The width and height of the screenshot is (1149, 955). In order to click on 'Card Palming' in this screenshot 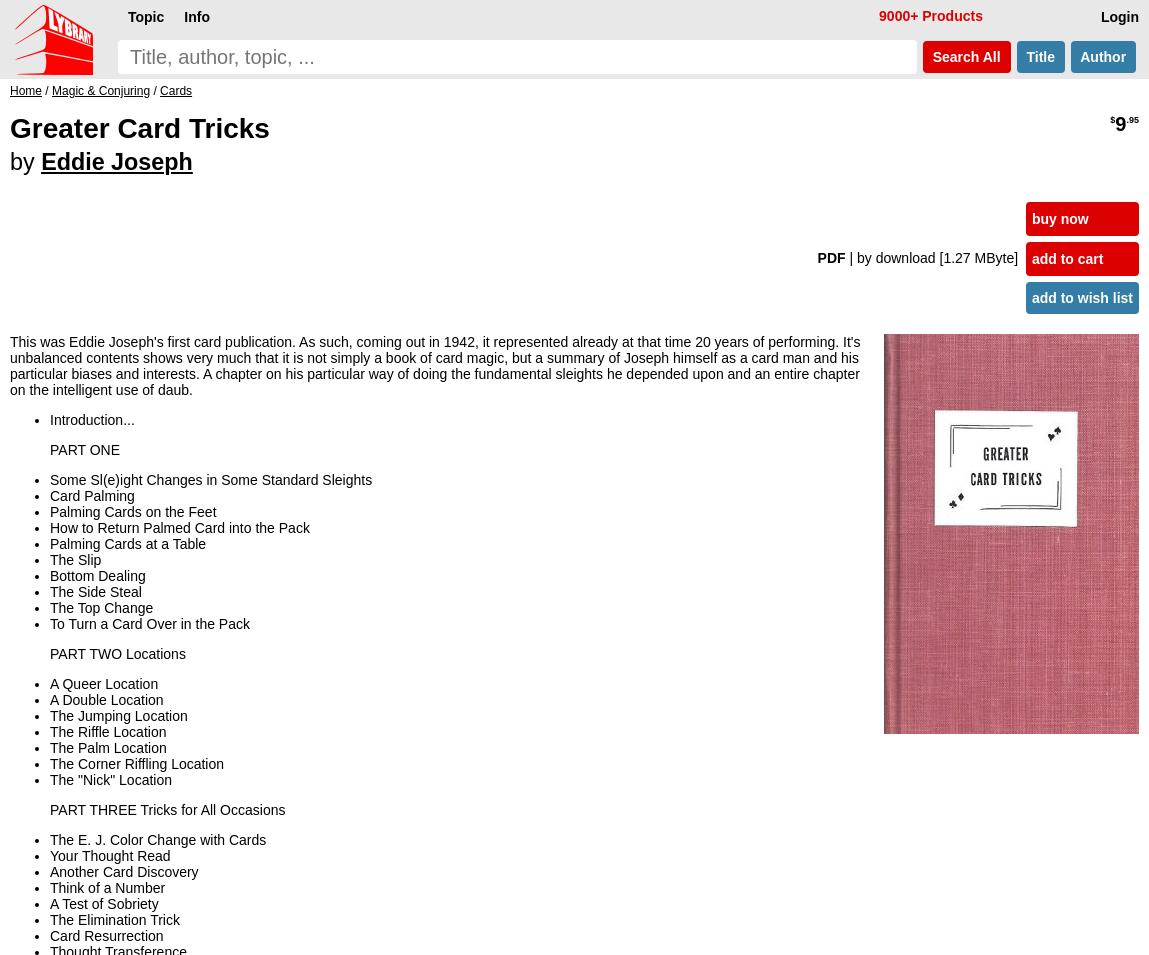, I will do `click(91, 496)`.